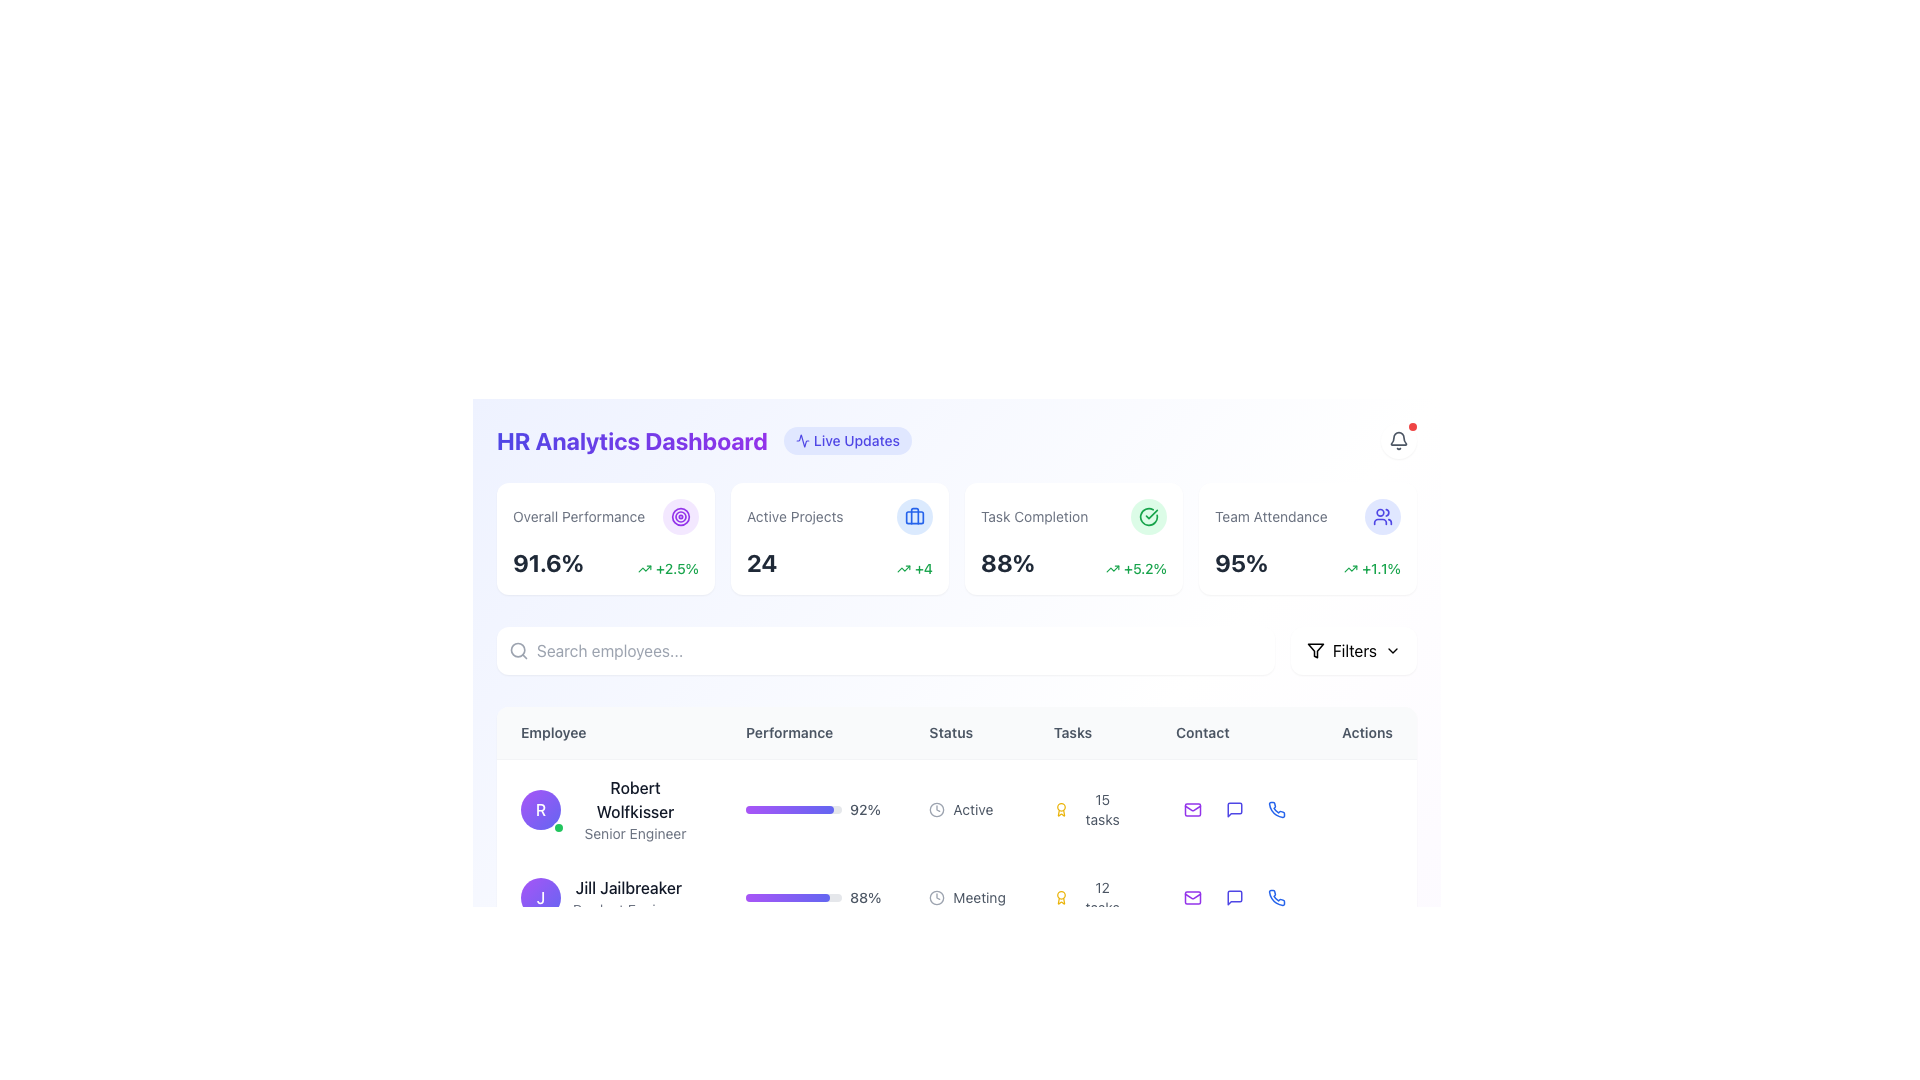  What do you see at coordinates (848, 439) in the screenshot?
I see `the pill-shaped label with the text 'Live Updates', which is styled with a light indigo background and located to the right of the 'HR Analytics Dashboard' heading` at bounding box center [848, 439].